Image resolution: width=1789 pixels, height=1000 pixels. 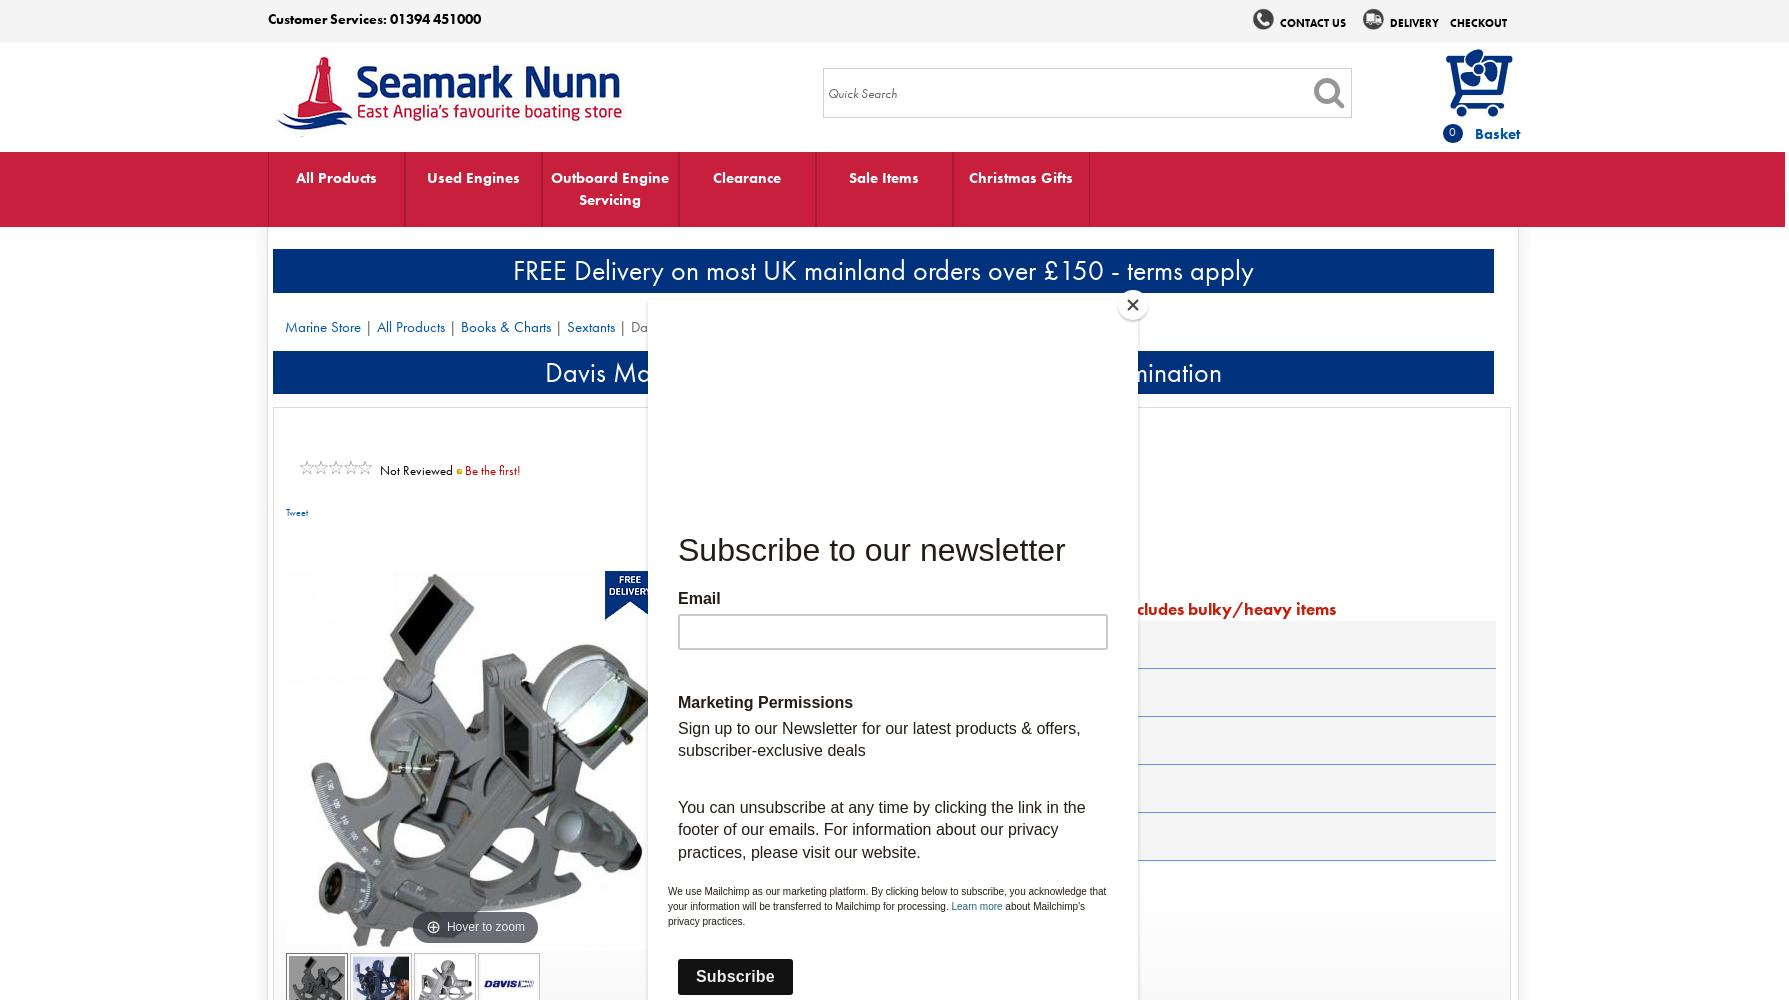 I want to click on 'Ref: CU83025', so click(x=724, y=583).